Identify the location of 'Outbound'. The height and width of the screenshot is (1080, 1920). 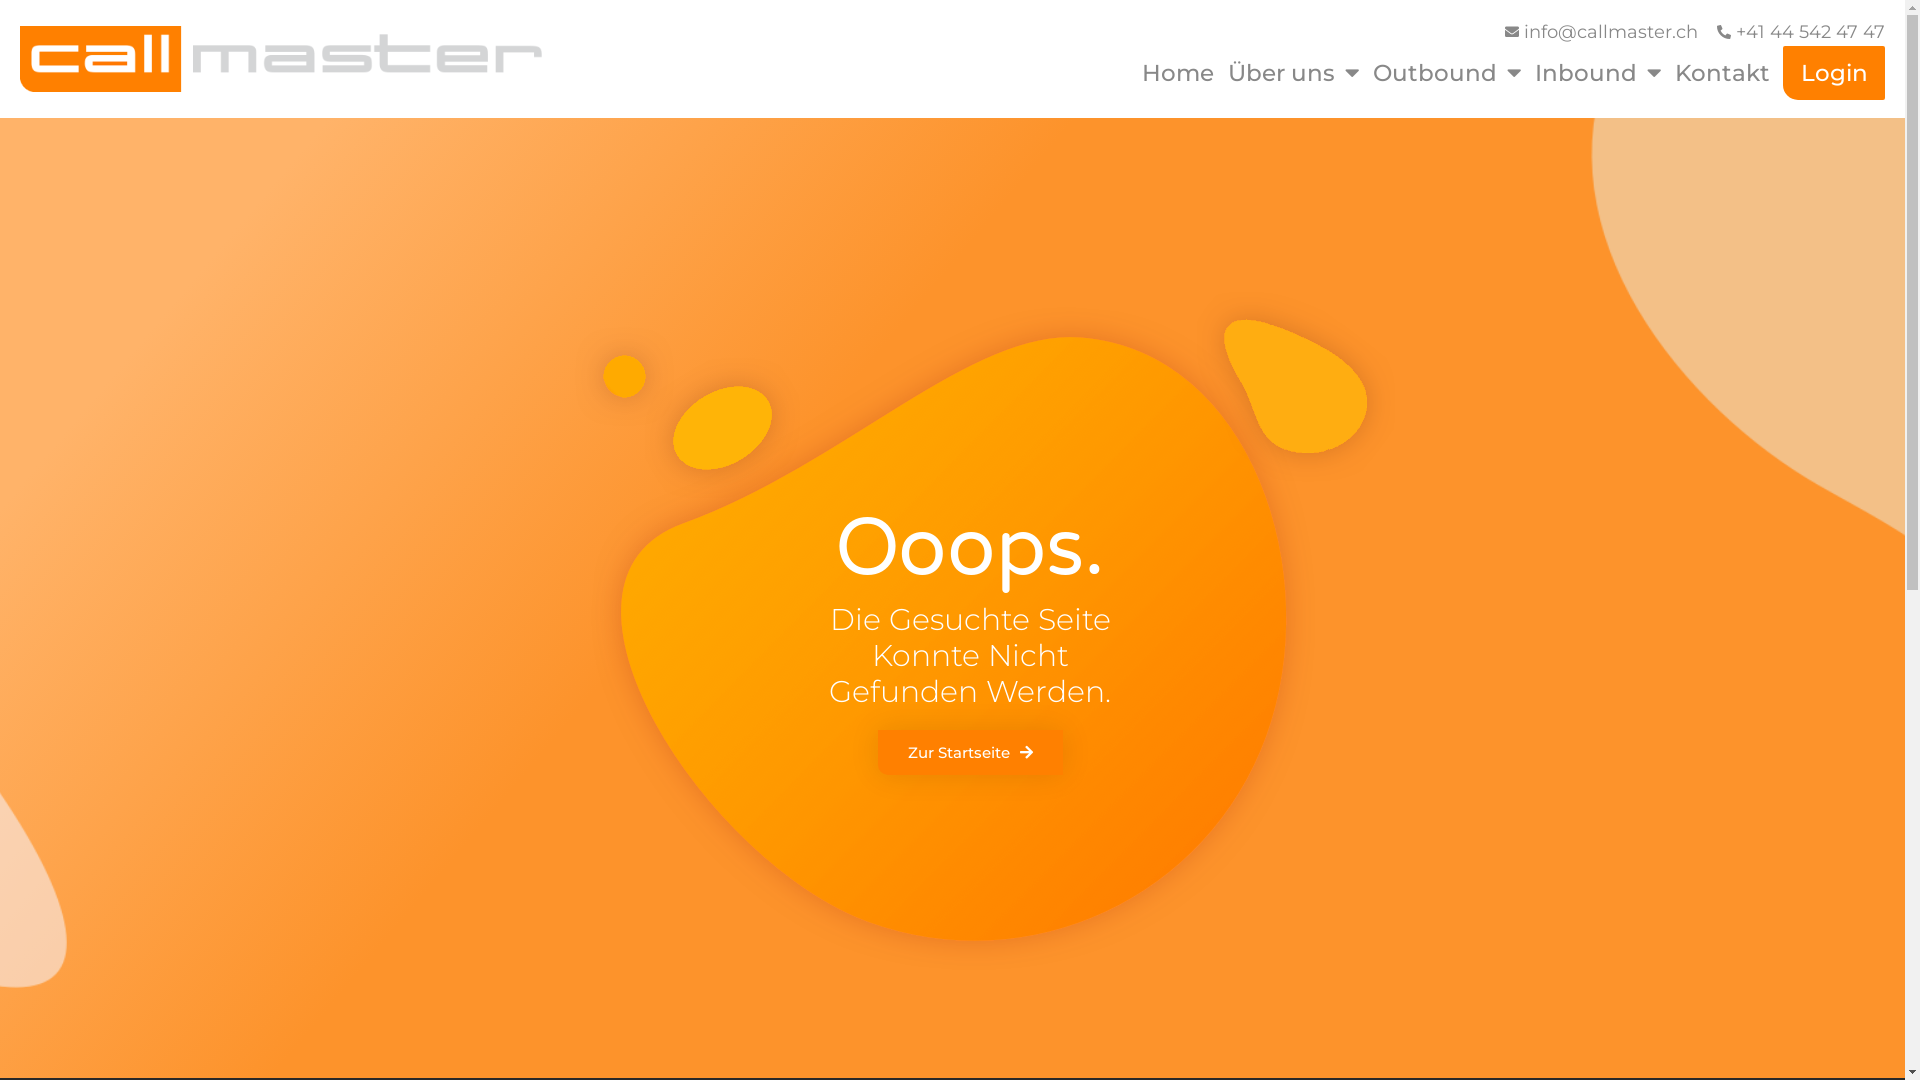
(1446, 72).